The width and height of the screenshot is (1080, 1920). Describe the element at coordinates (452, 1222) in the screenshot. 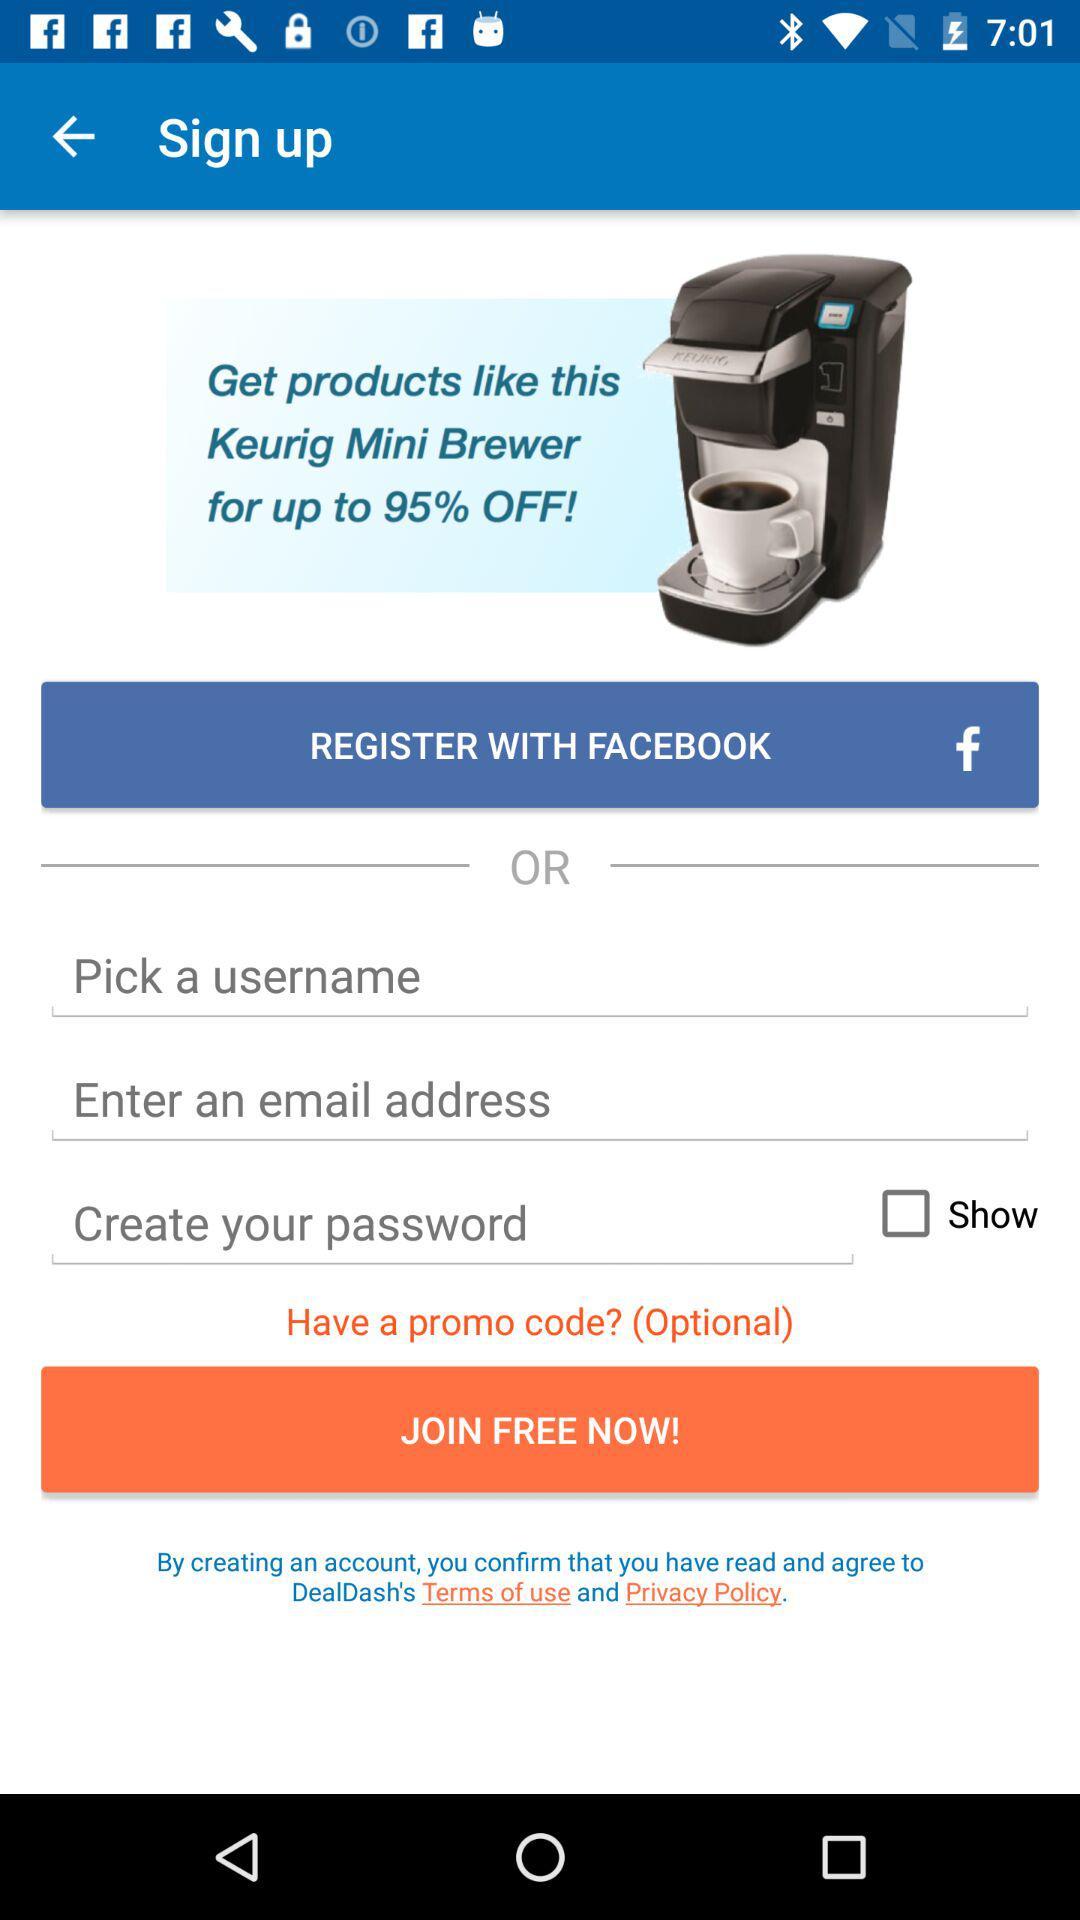

I see `icon next to the show item` at that location.